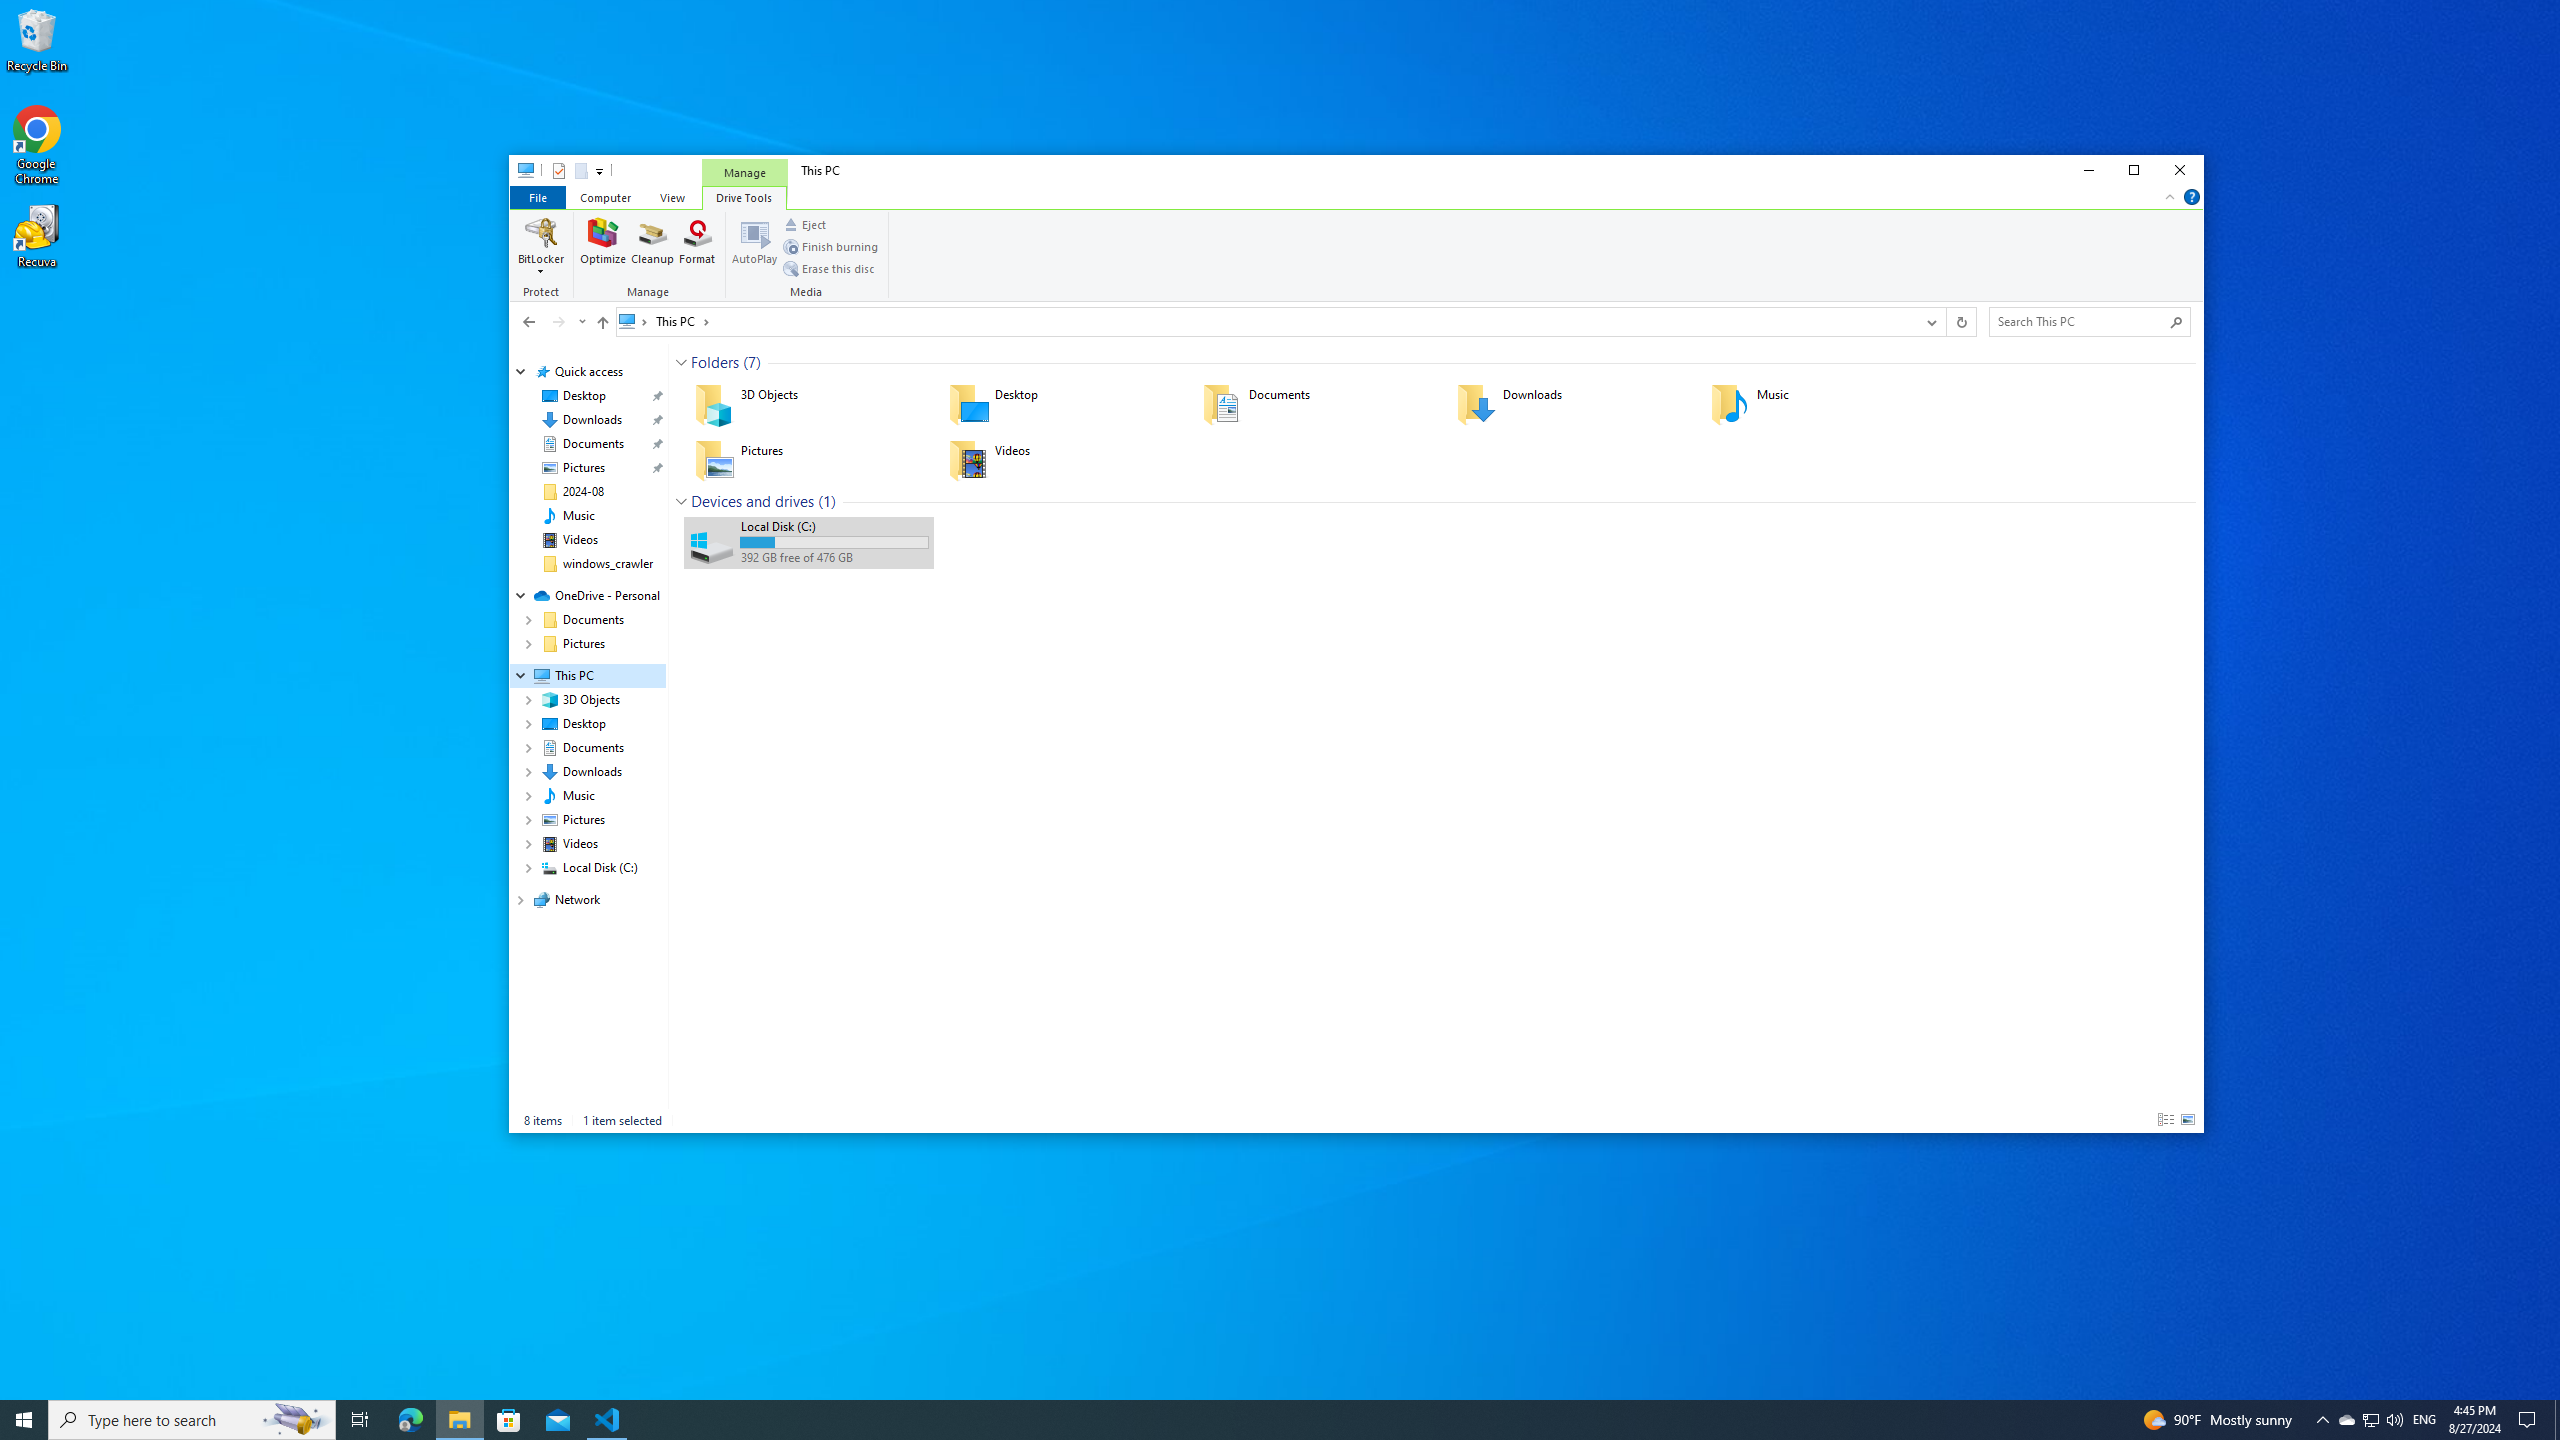  What do you see at coordinates (807, 402) in the screenshot?
I see `'3D Objects'` at bounding box center [807, 402].